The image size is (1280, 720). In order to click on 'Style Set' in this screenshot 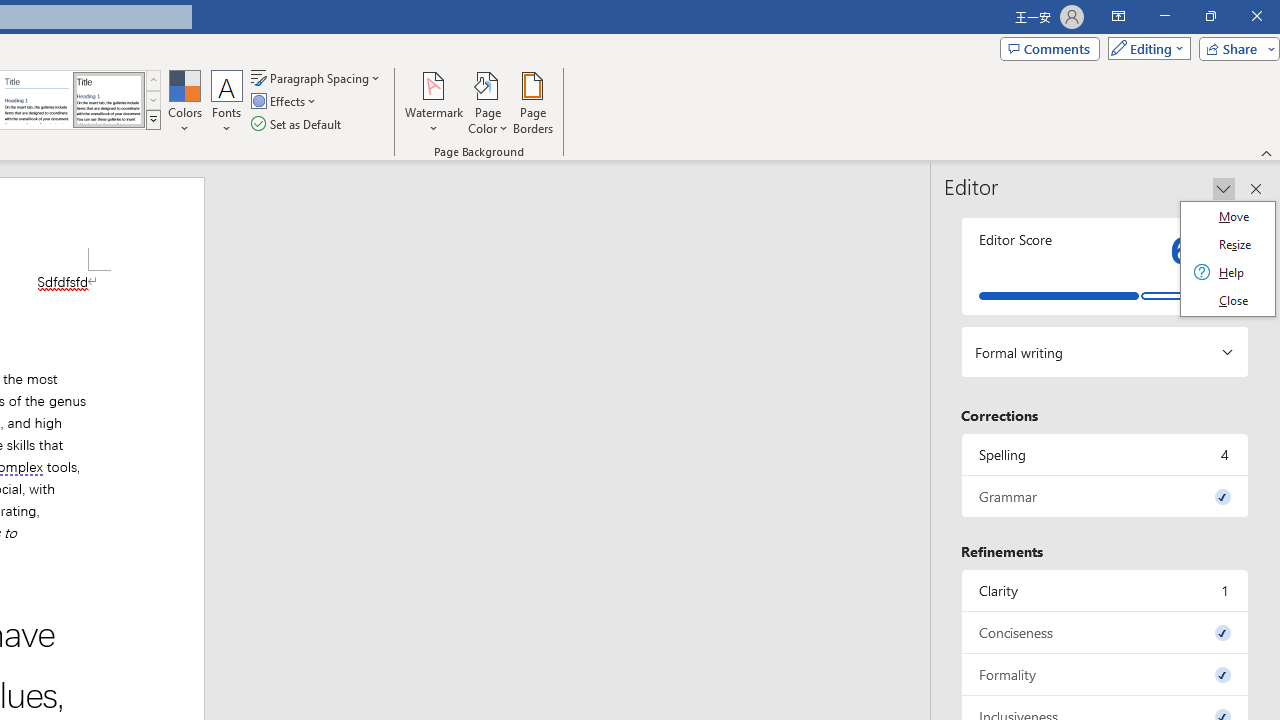, I will do `click(152, 120)`.